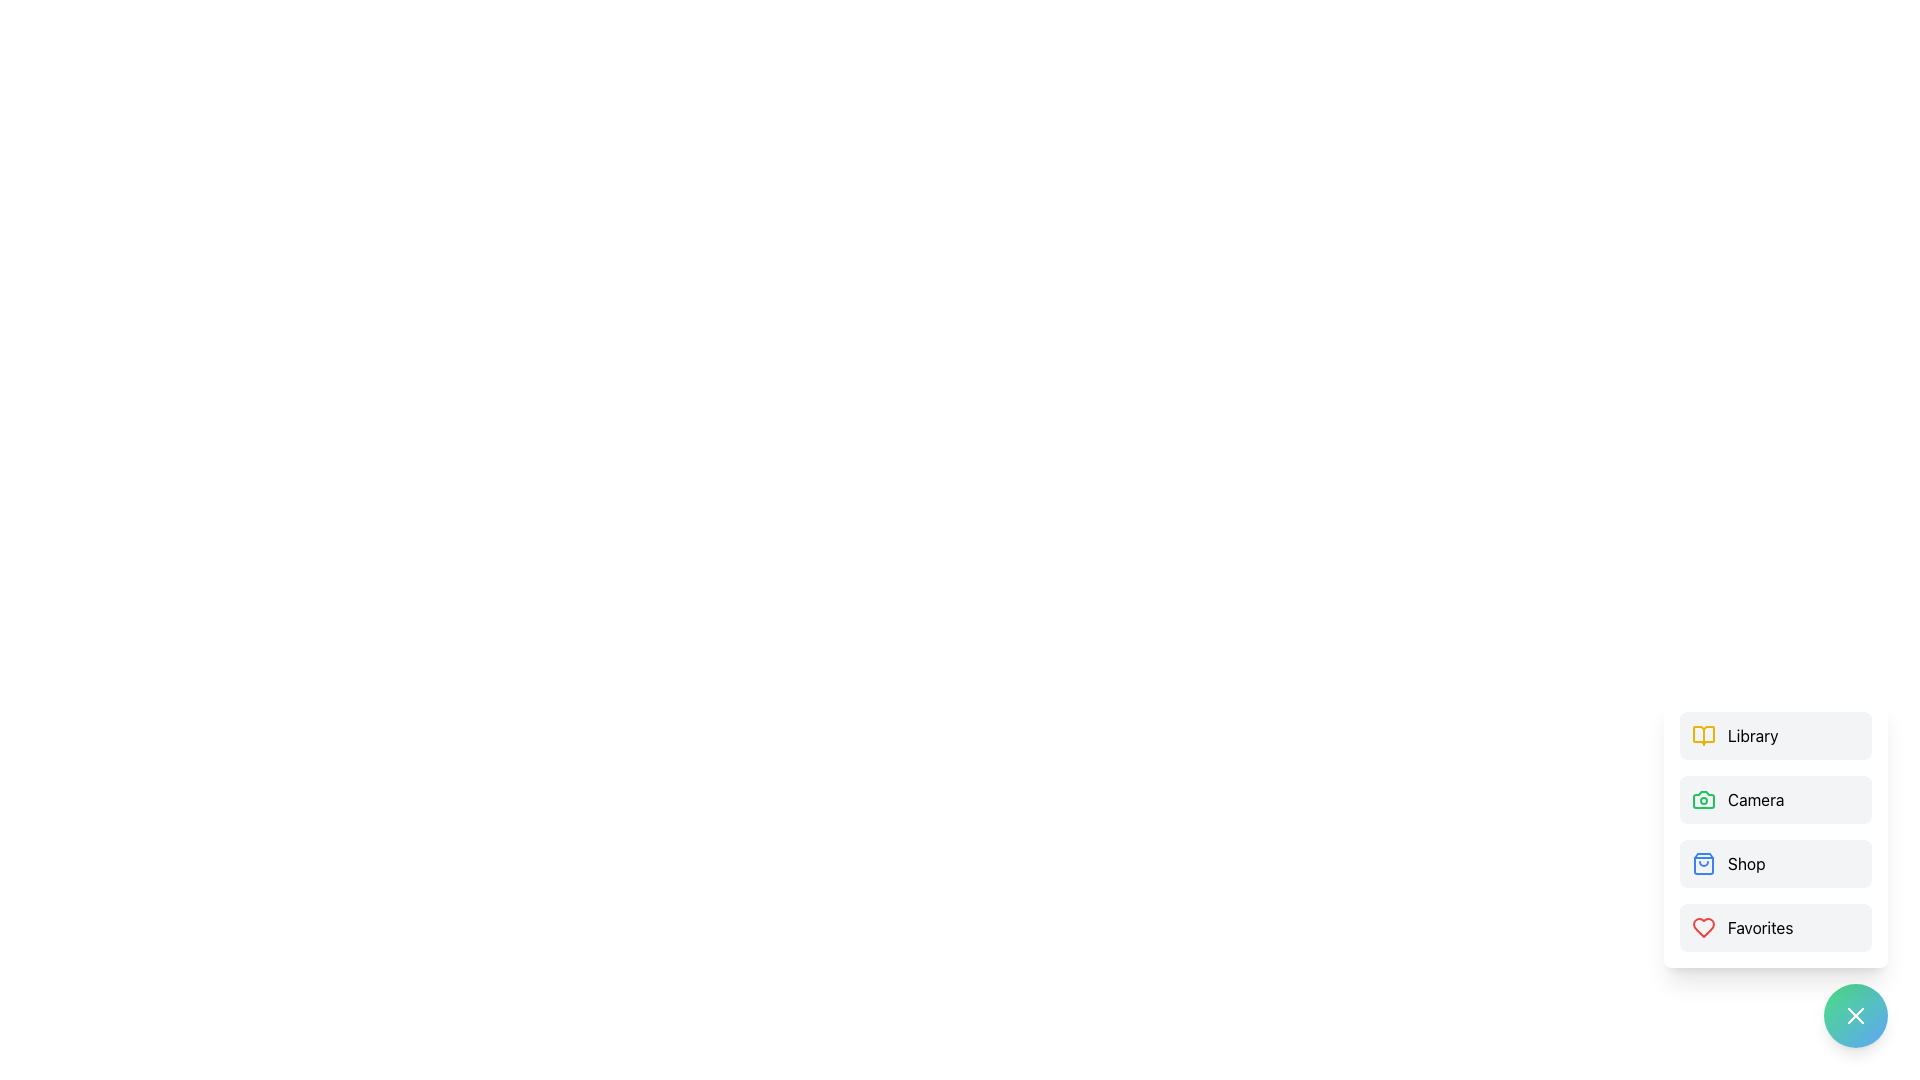 The height and width of the screenshot is (1080, 1920). I want to click on the camera icon located in the second row, positioned between the Library icon above and the Shop icon below, so click(1703, 798).